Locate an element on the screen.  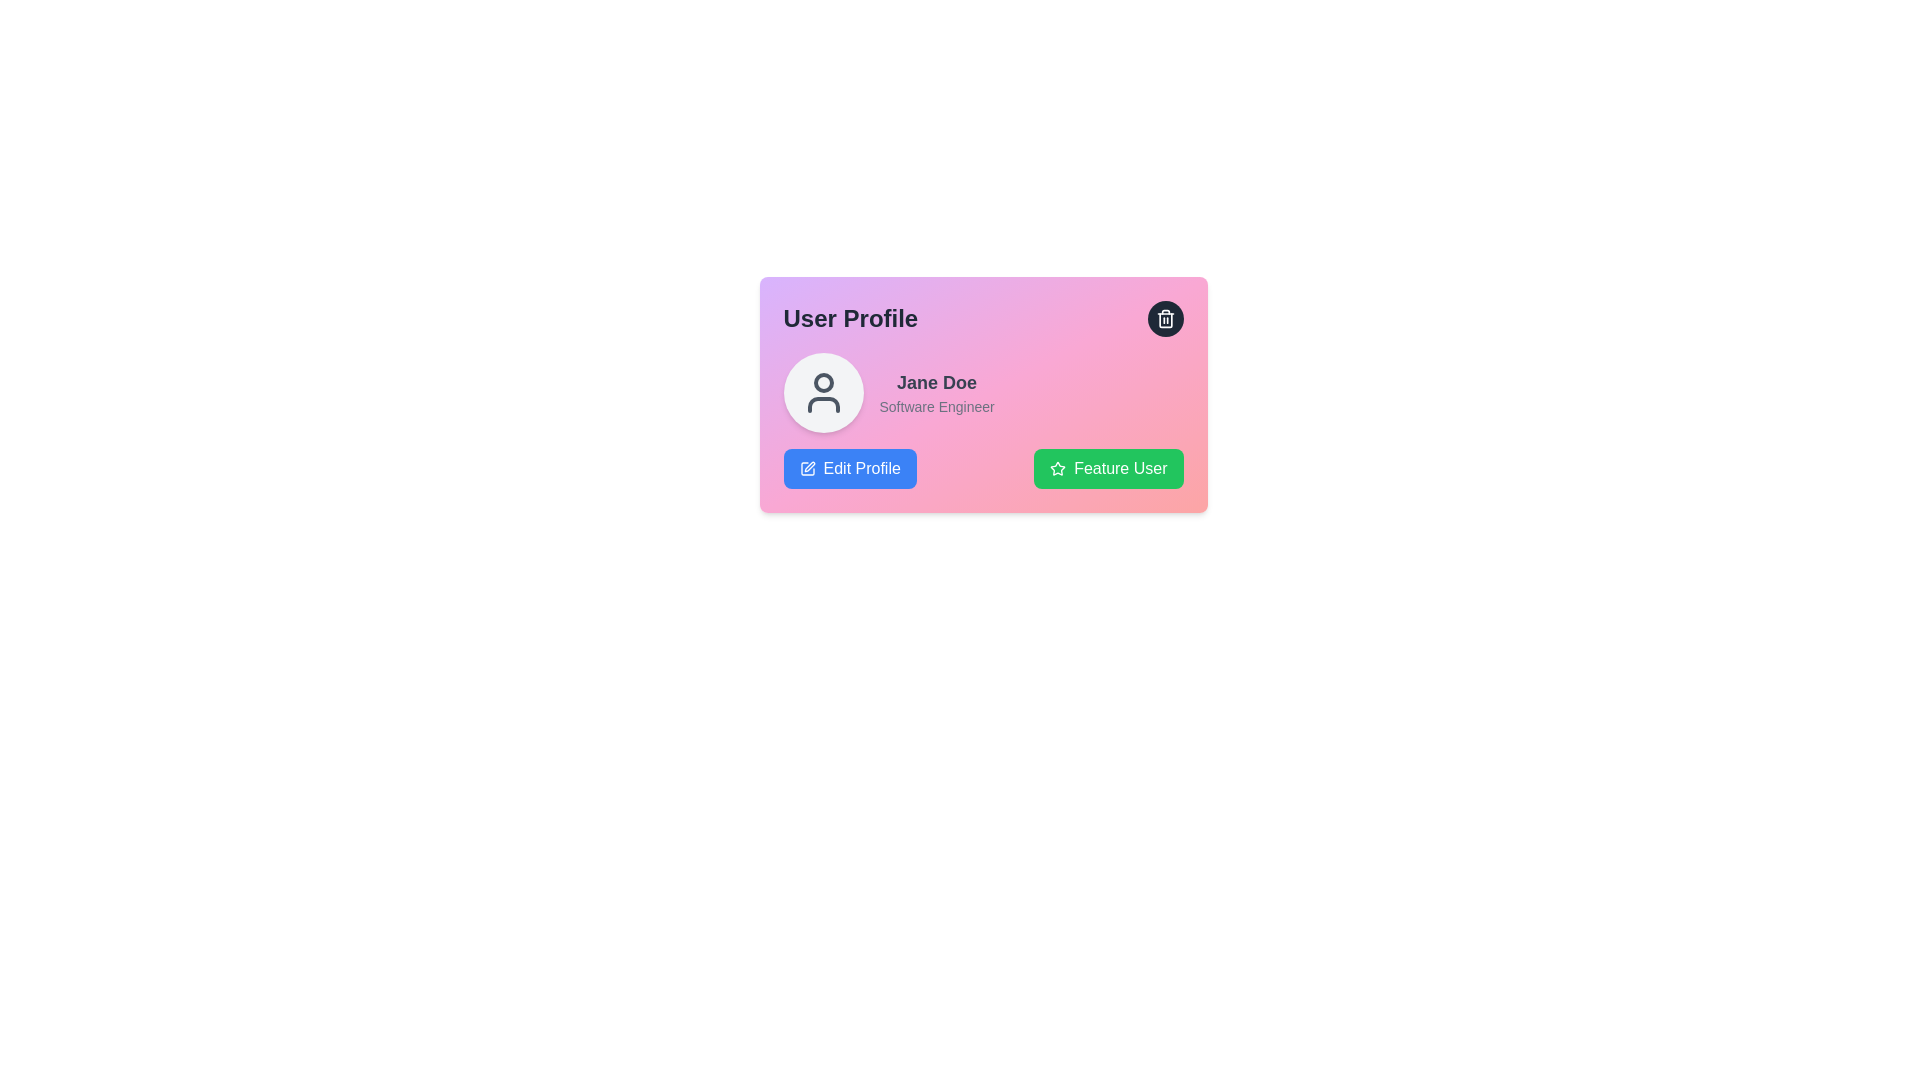
the delete icon button located in the top-right corner of the profile card is located at coordinates (1165, 318).